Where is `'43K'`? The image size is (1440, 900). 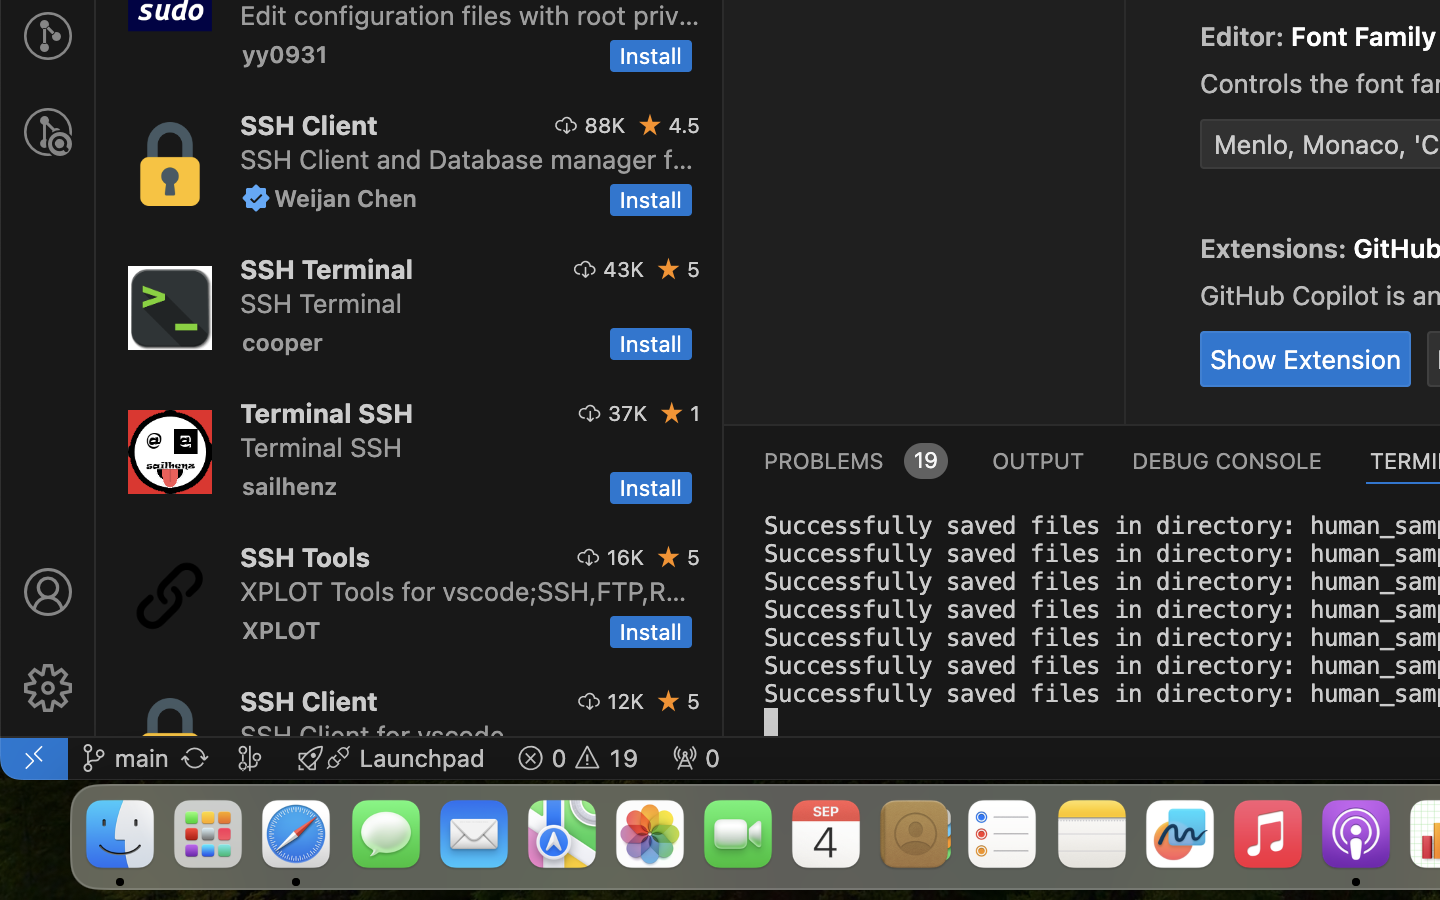
'43K' is located at coordinates (622, 268).